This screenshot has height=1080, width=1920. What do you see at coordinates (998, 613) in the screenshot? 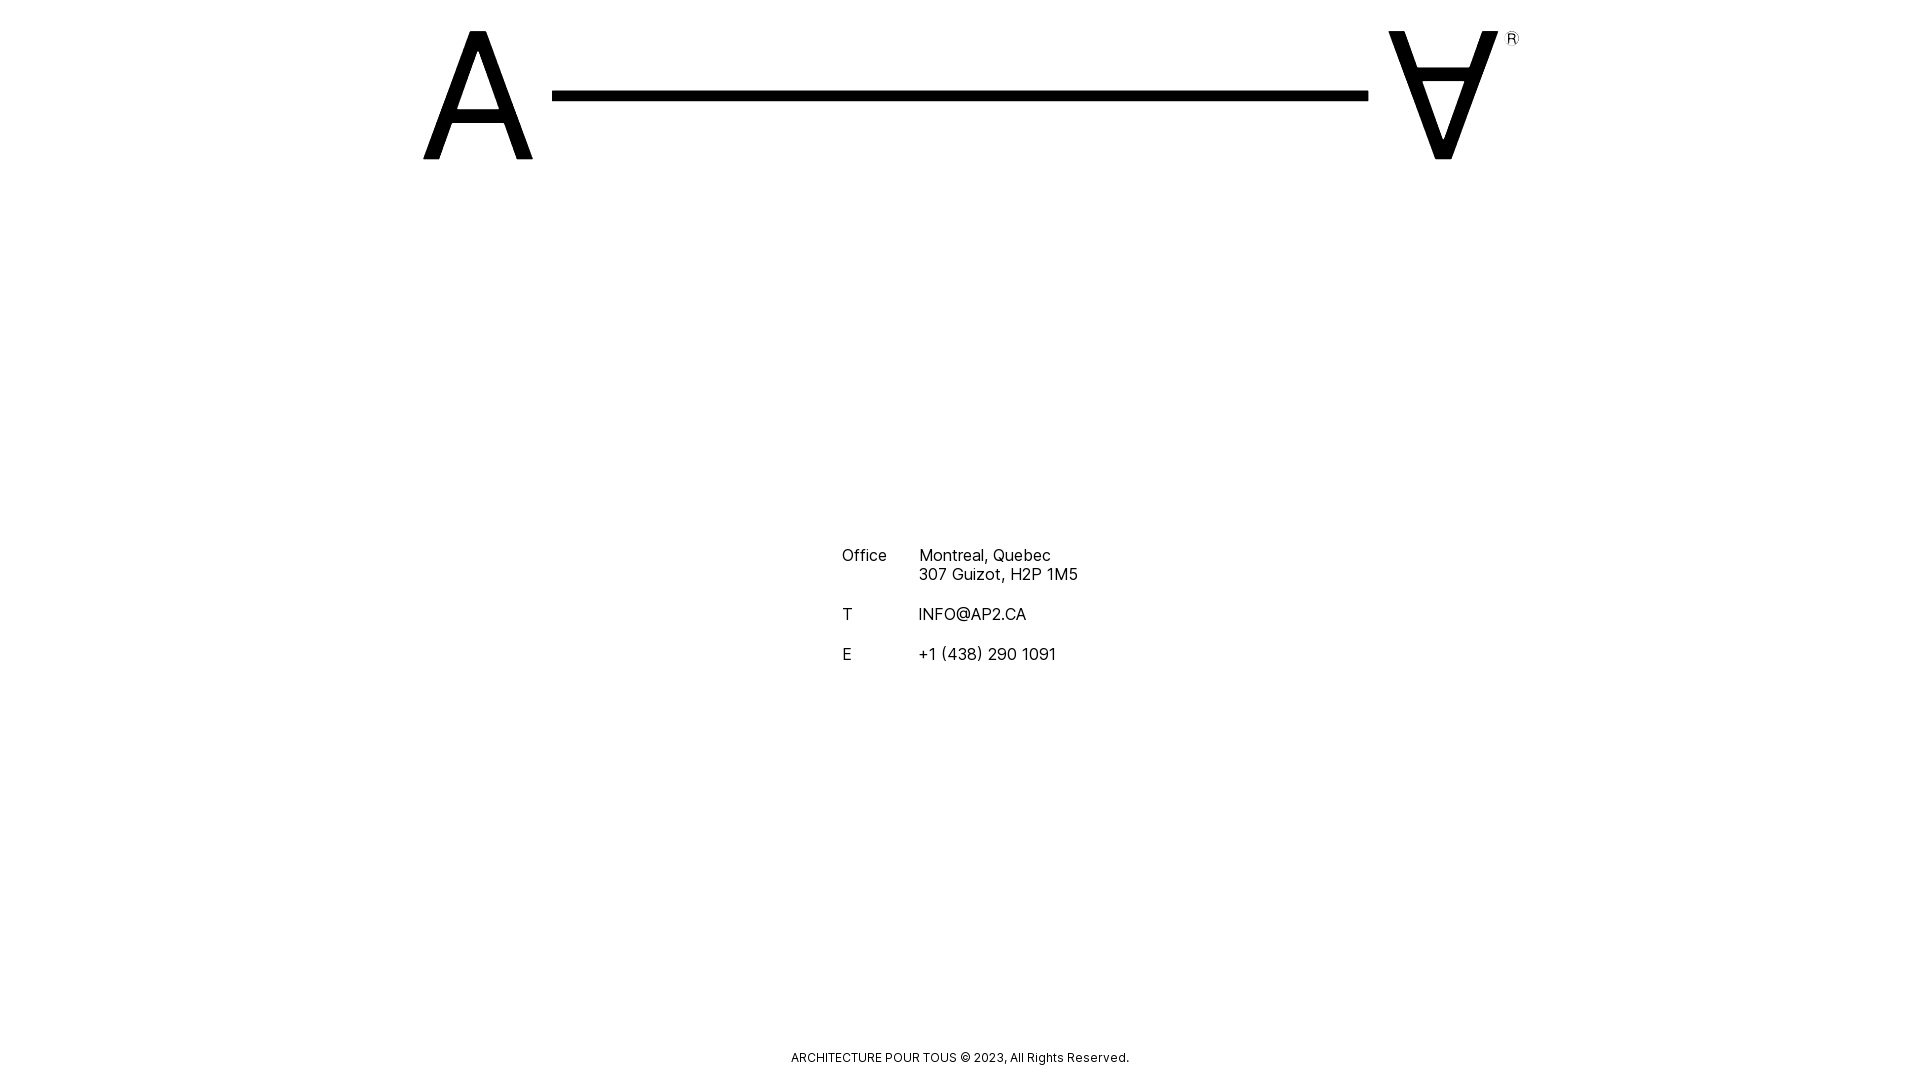
I see `'INFO@AP2.CA'` at bounding box center [998, 613].